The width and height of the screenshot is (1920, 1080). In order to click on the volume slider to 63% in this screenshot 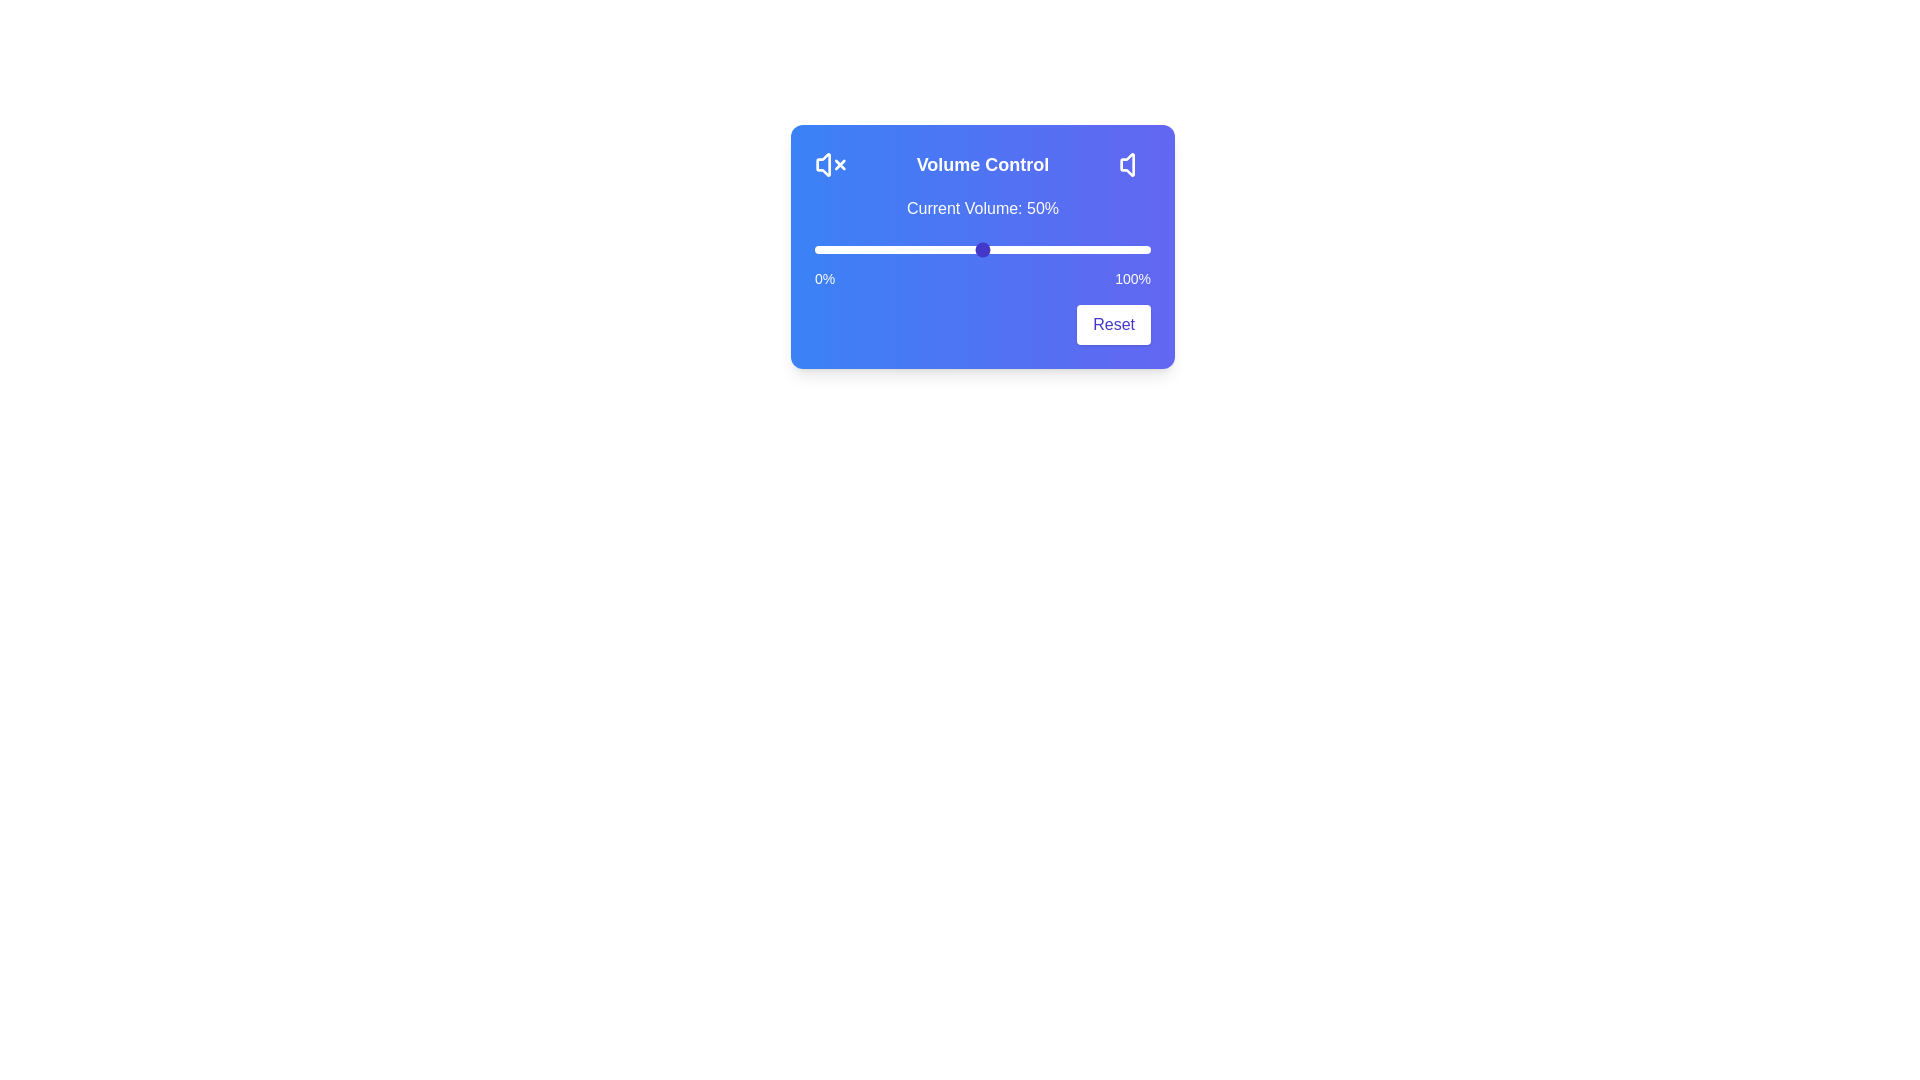, I will do `click(1026, 249)`.